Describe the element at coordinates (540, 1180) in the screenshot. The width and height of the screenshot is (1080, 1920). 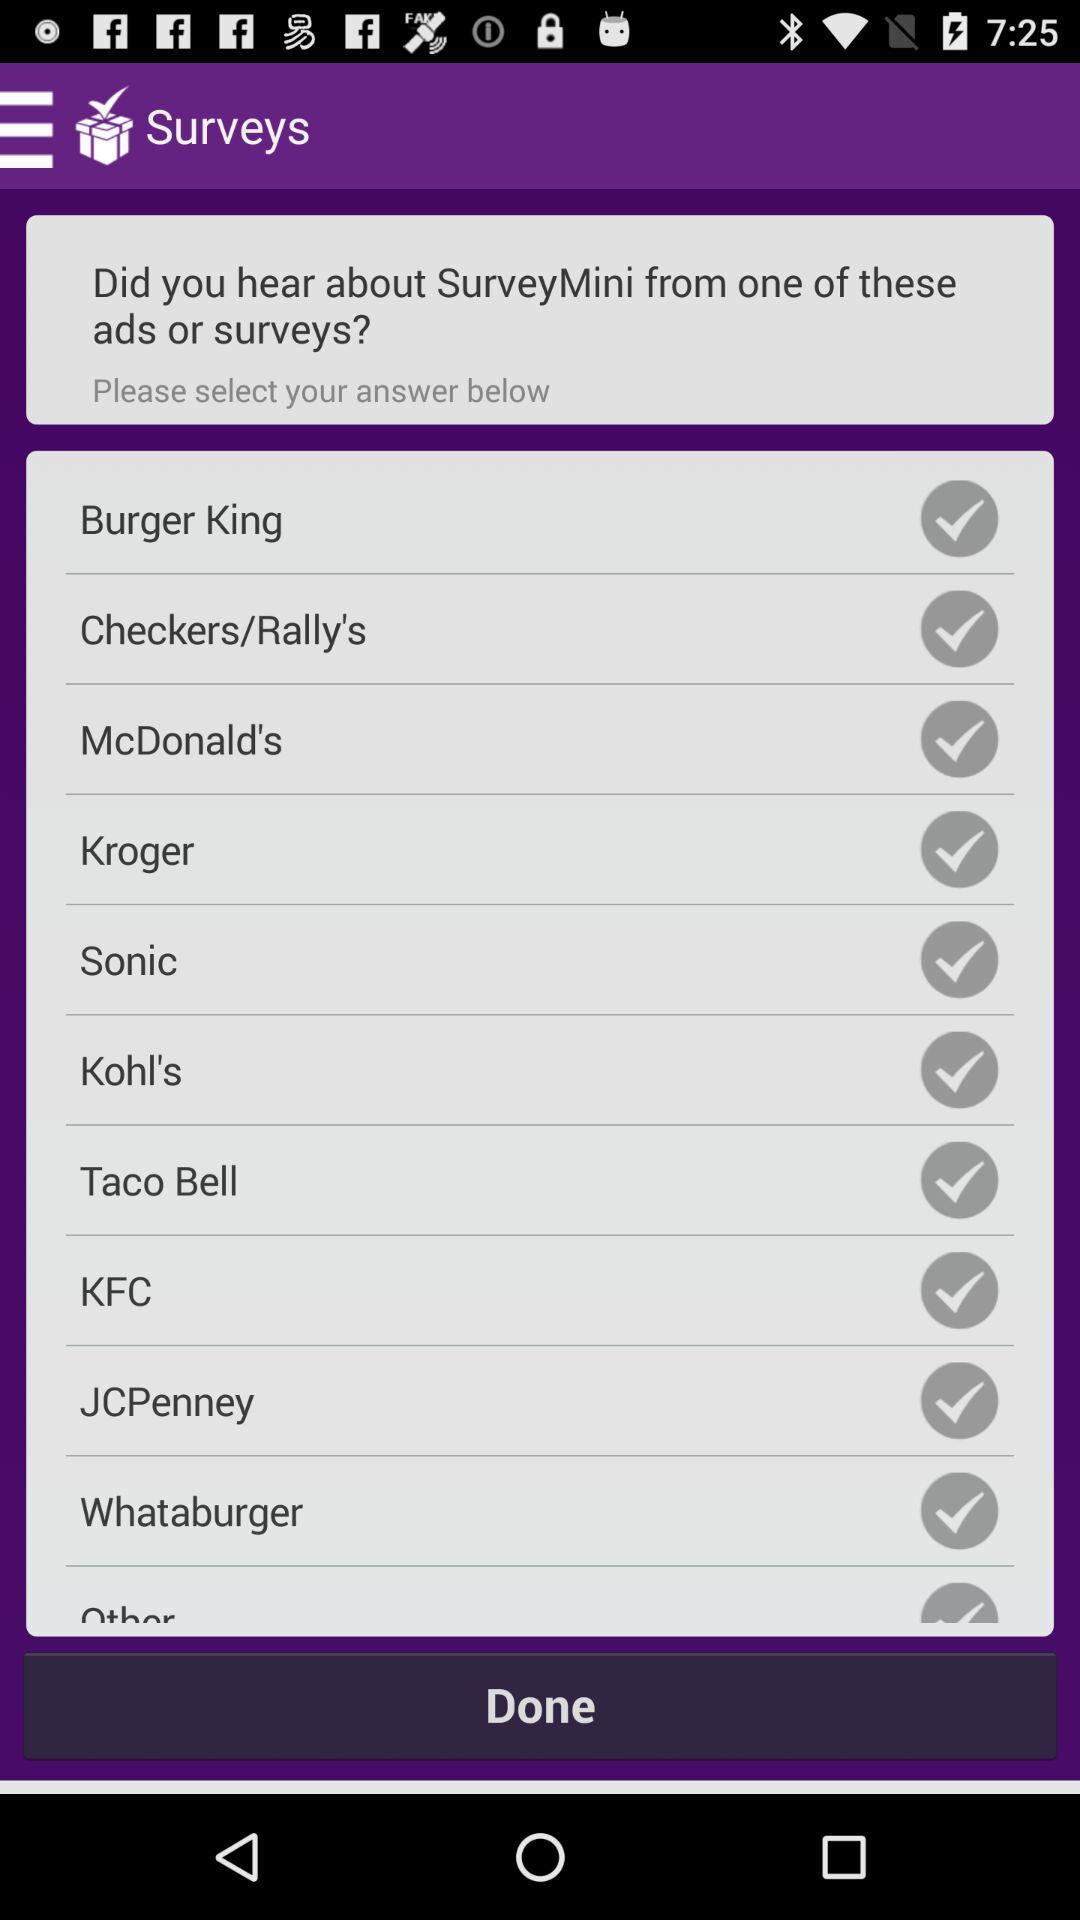
I see `the item above kfc` at that location.